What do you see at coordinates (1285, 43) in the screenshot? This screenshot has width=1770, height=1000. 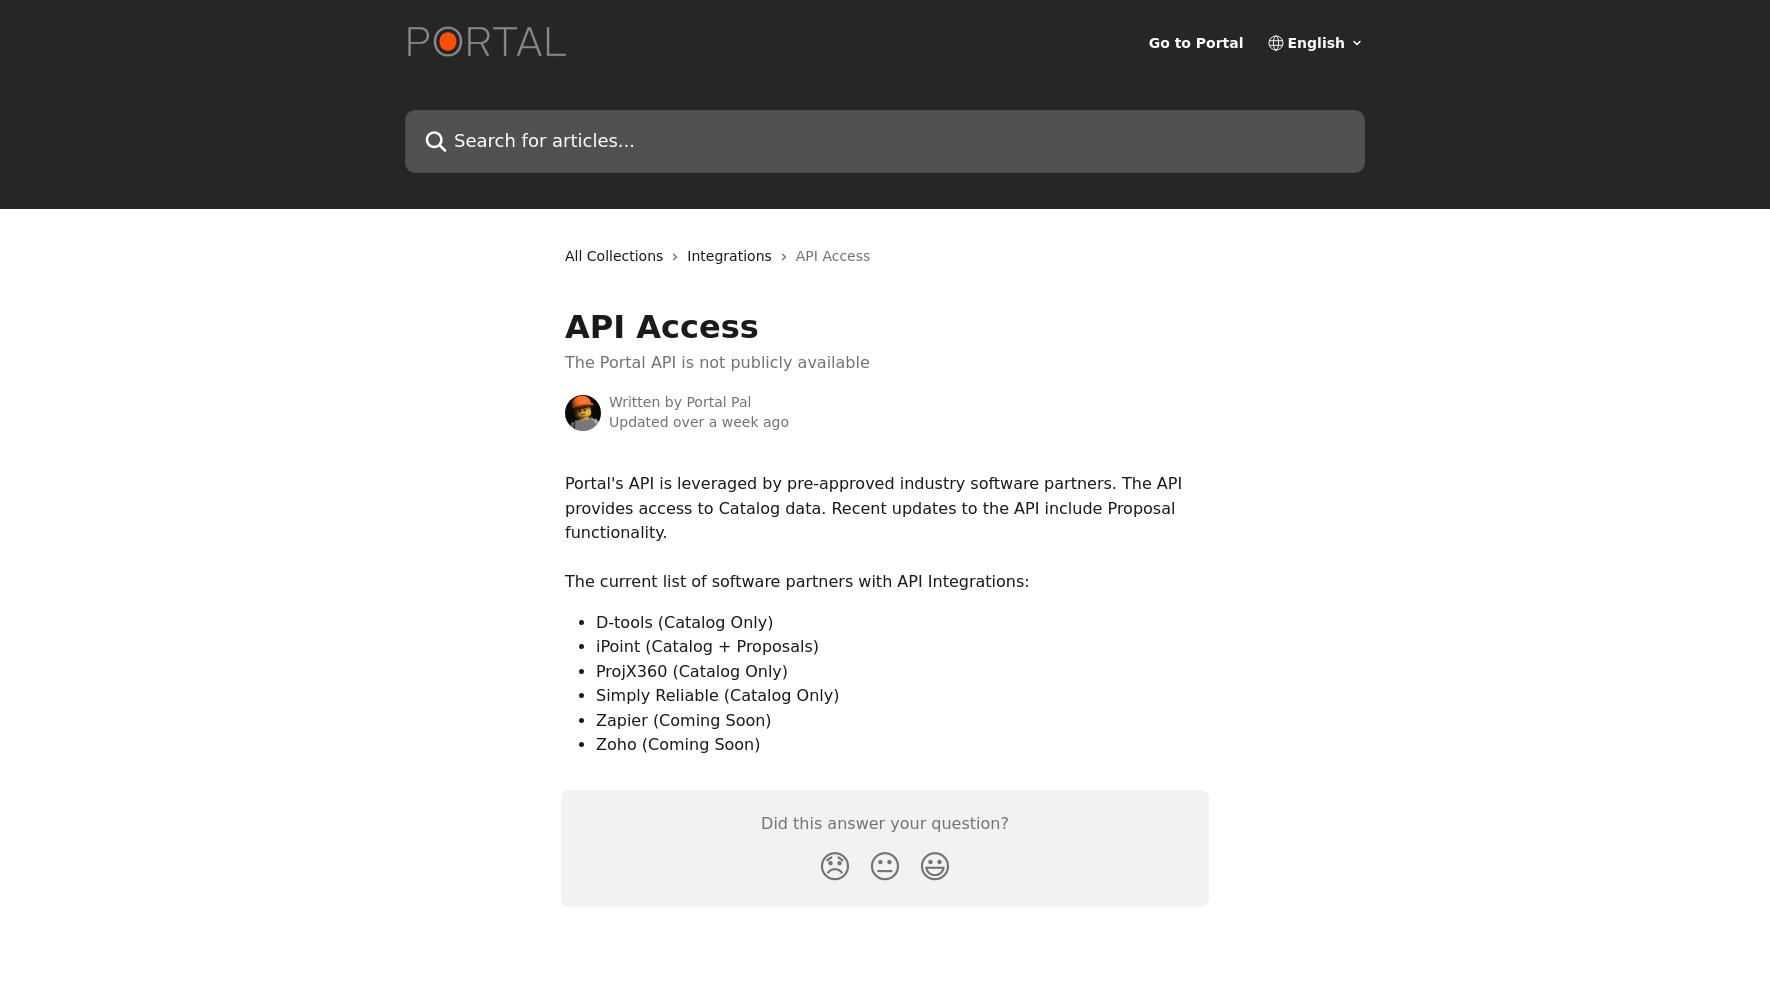 I see `'English'` at bounding box center [1285, 43].